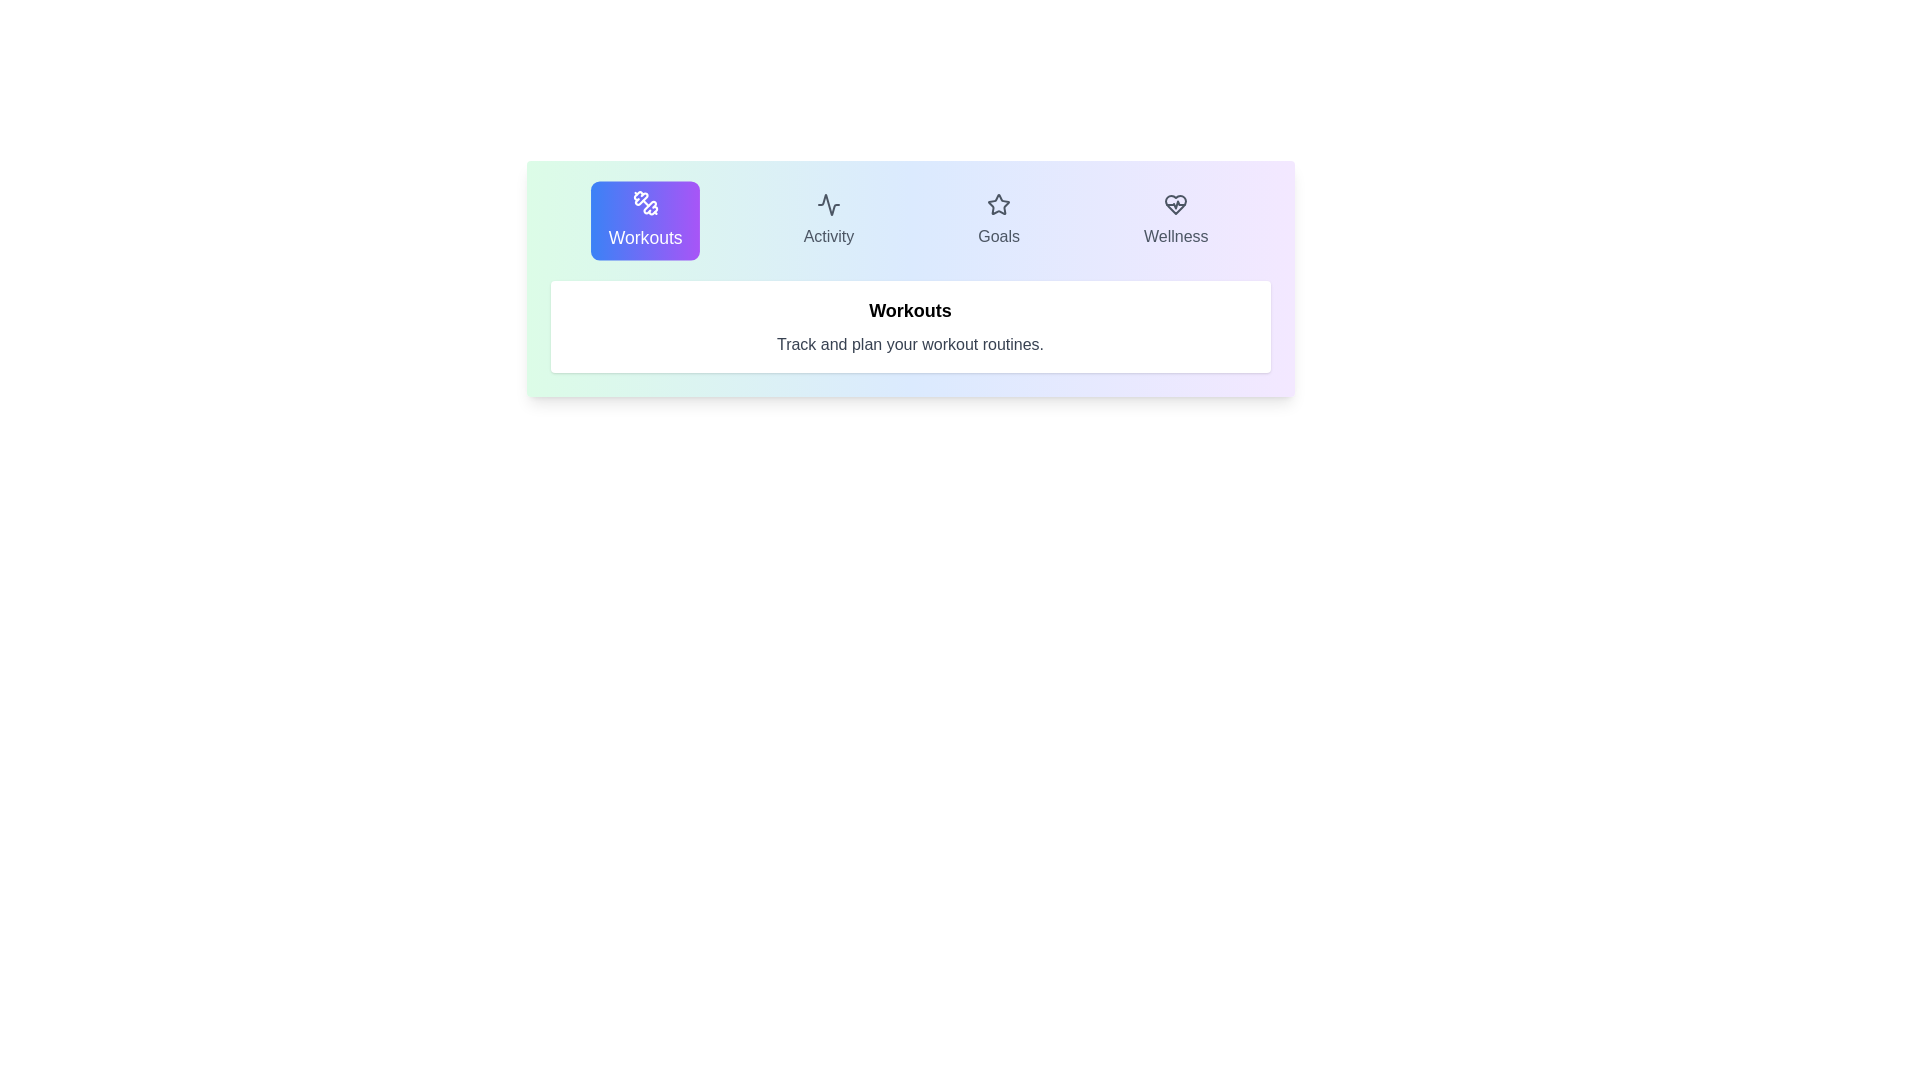 The width and height of the screenshot is (1920, 1080). What do you see at coordinates (1176, 220) in the screenshot?
I see `the 'Wellness' button, which features a heart icon with a heartbeat line and the text label 'Wellness' below it, located in the top-right corner of a group of navigation elements` at bounding box center [1176, 220].